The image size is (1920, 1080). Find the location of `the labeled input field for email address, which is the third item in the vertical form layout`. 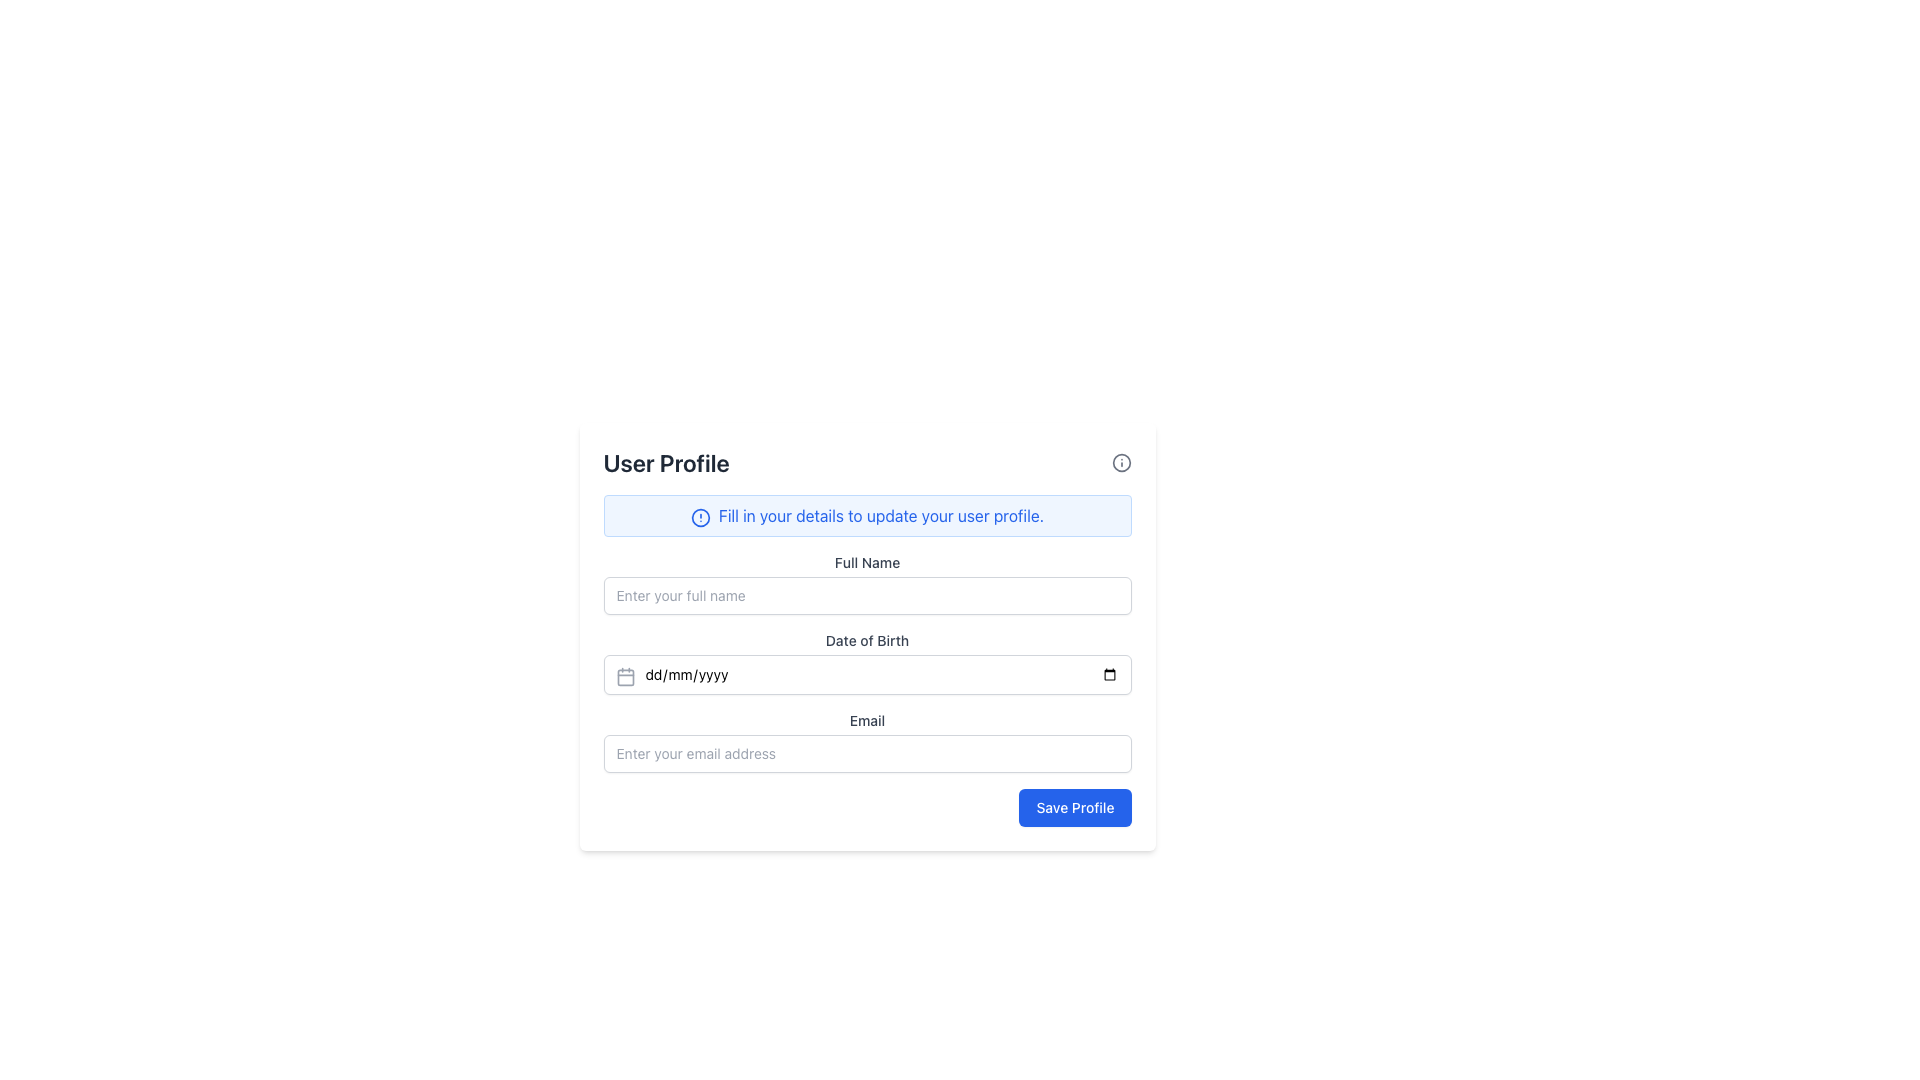

the labeled input field for email address, which is the third item in the vertical form layout is located at coordinates (867, 741).